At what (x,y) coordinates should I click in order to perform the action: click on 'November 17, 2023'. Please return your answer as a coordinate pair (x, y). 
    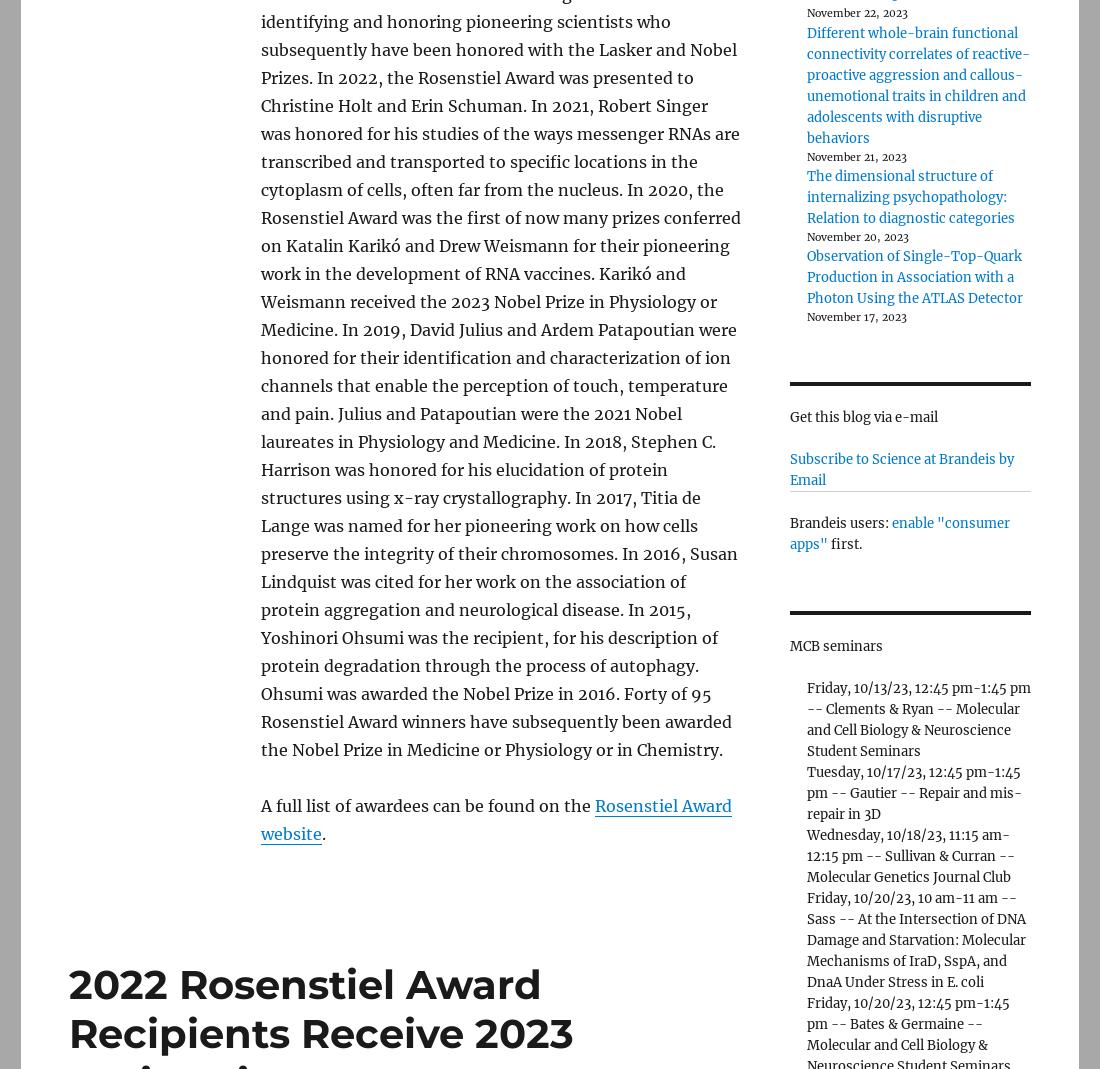
    Looking at the image, I should click on (855, 315).